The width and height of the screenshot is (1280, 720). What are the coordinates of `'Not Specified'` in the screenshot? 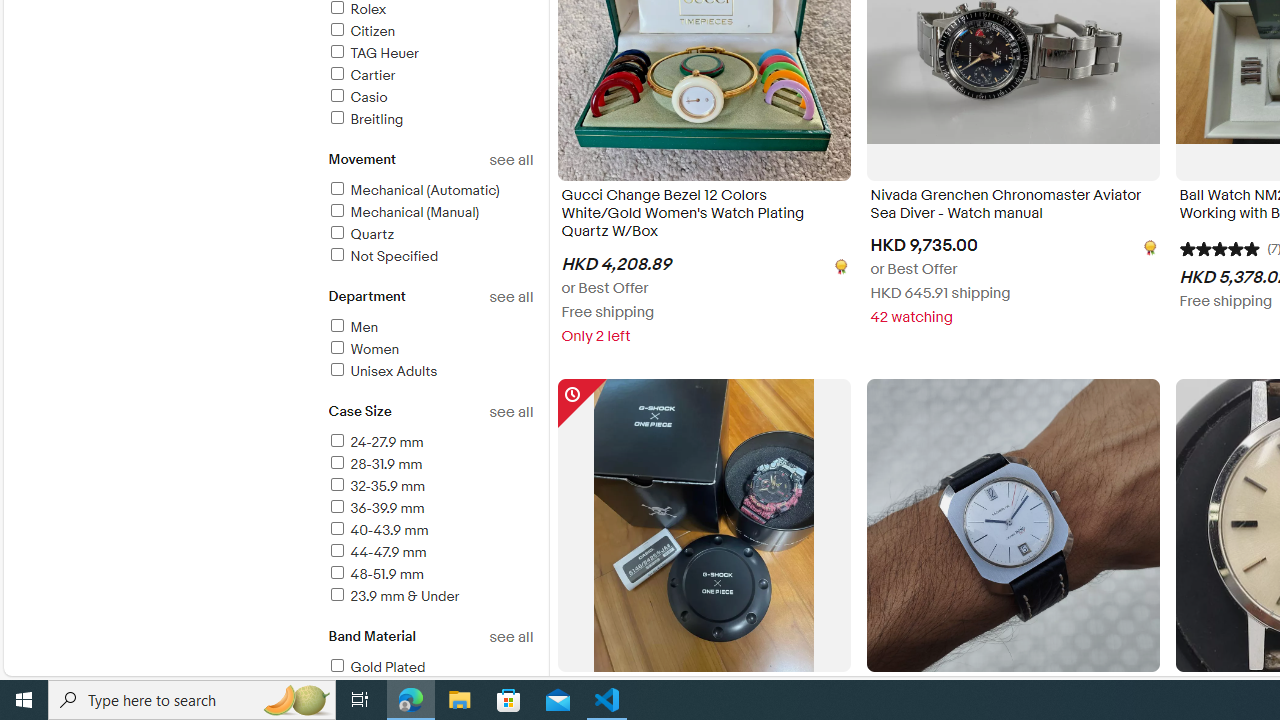 It's located at (382, 255).